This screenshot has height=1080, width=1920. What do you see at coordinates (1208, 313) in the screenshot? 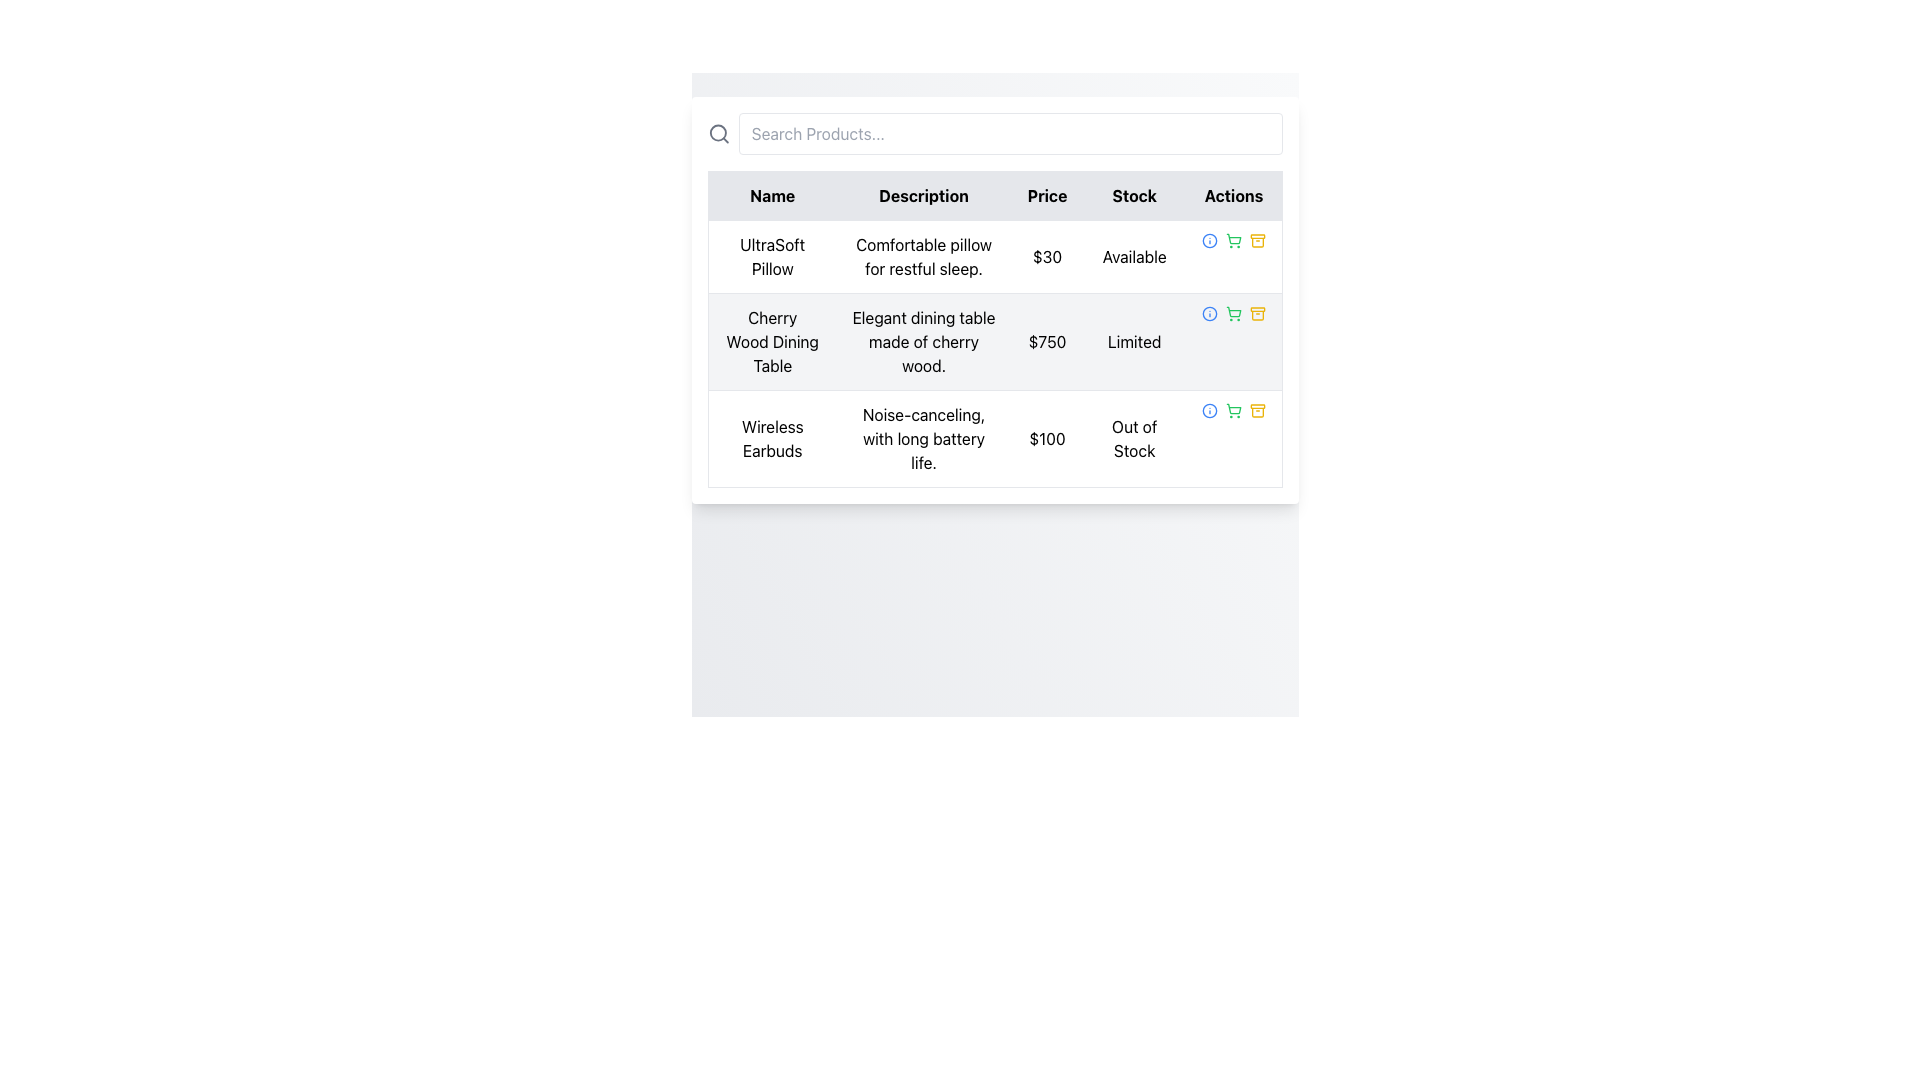
I see `the information button for the 'Cherry Wood Dining Table'` at bounding box center [1208, 313].